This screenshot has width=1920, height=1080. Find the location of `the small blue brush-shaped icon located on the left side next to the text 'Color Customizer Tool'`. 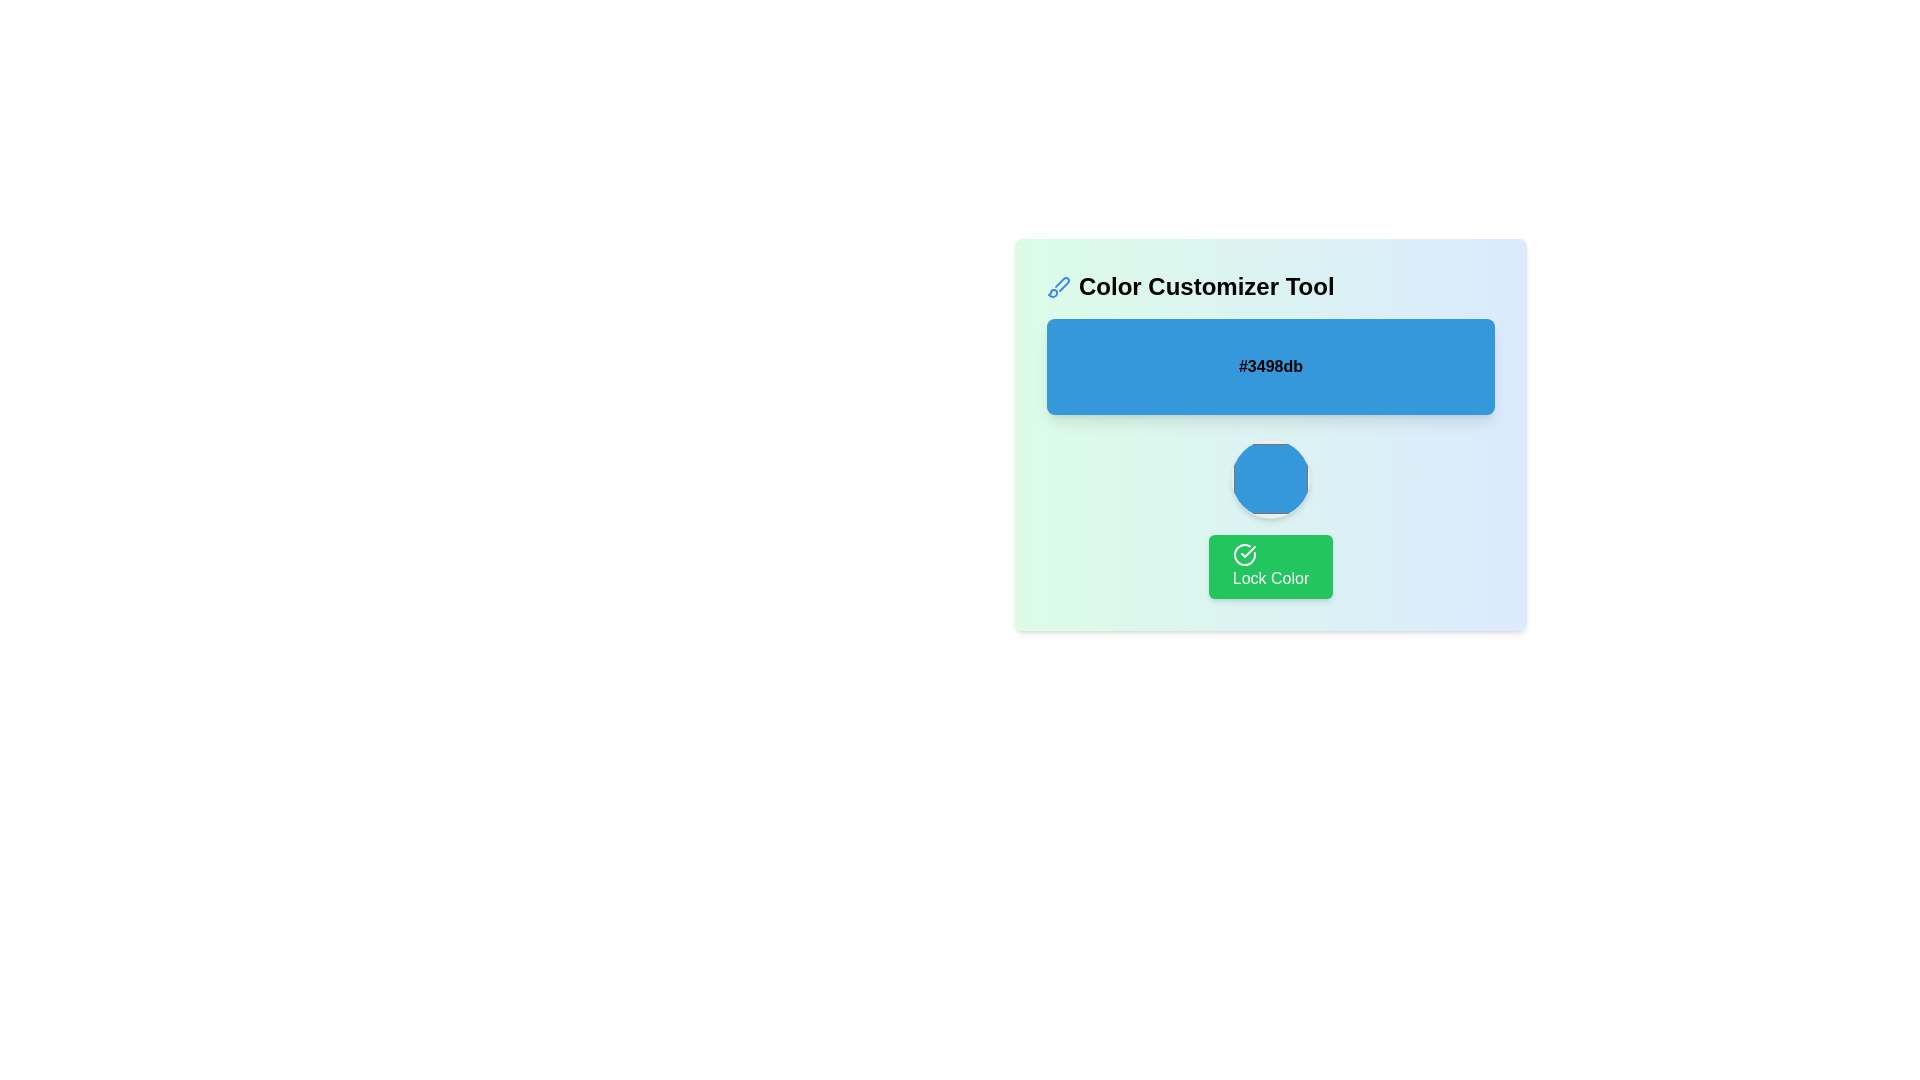

the small blue brush-shaped icon located on the left side next to the text 'Color Customizer Tool' is located at coordinates (1058, 286).